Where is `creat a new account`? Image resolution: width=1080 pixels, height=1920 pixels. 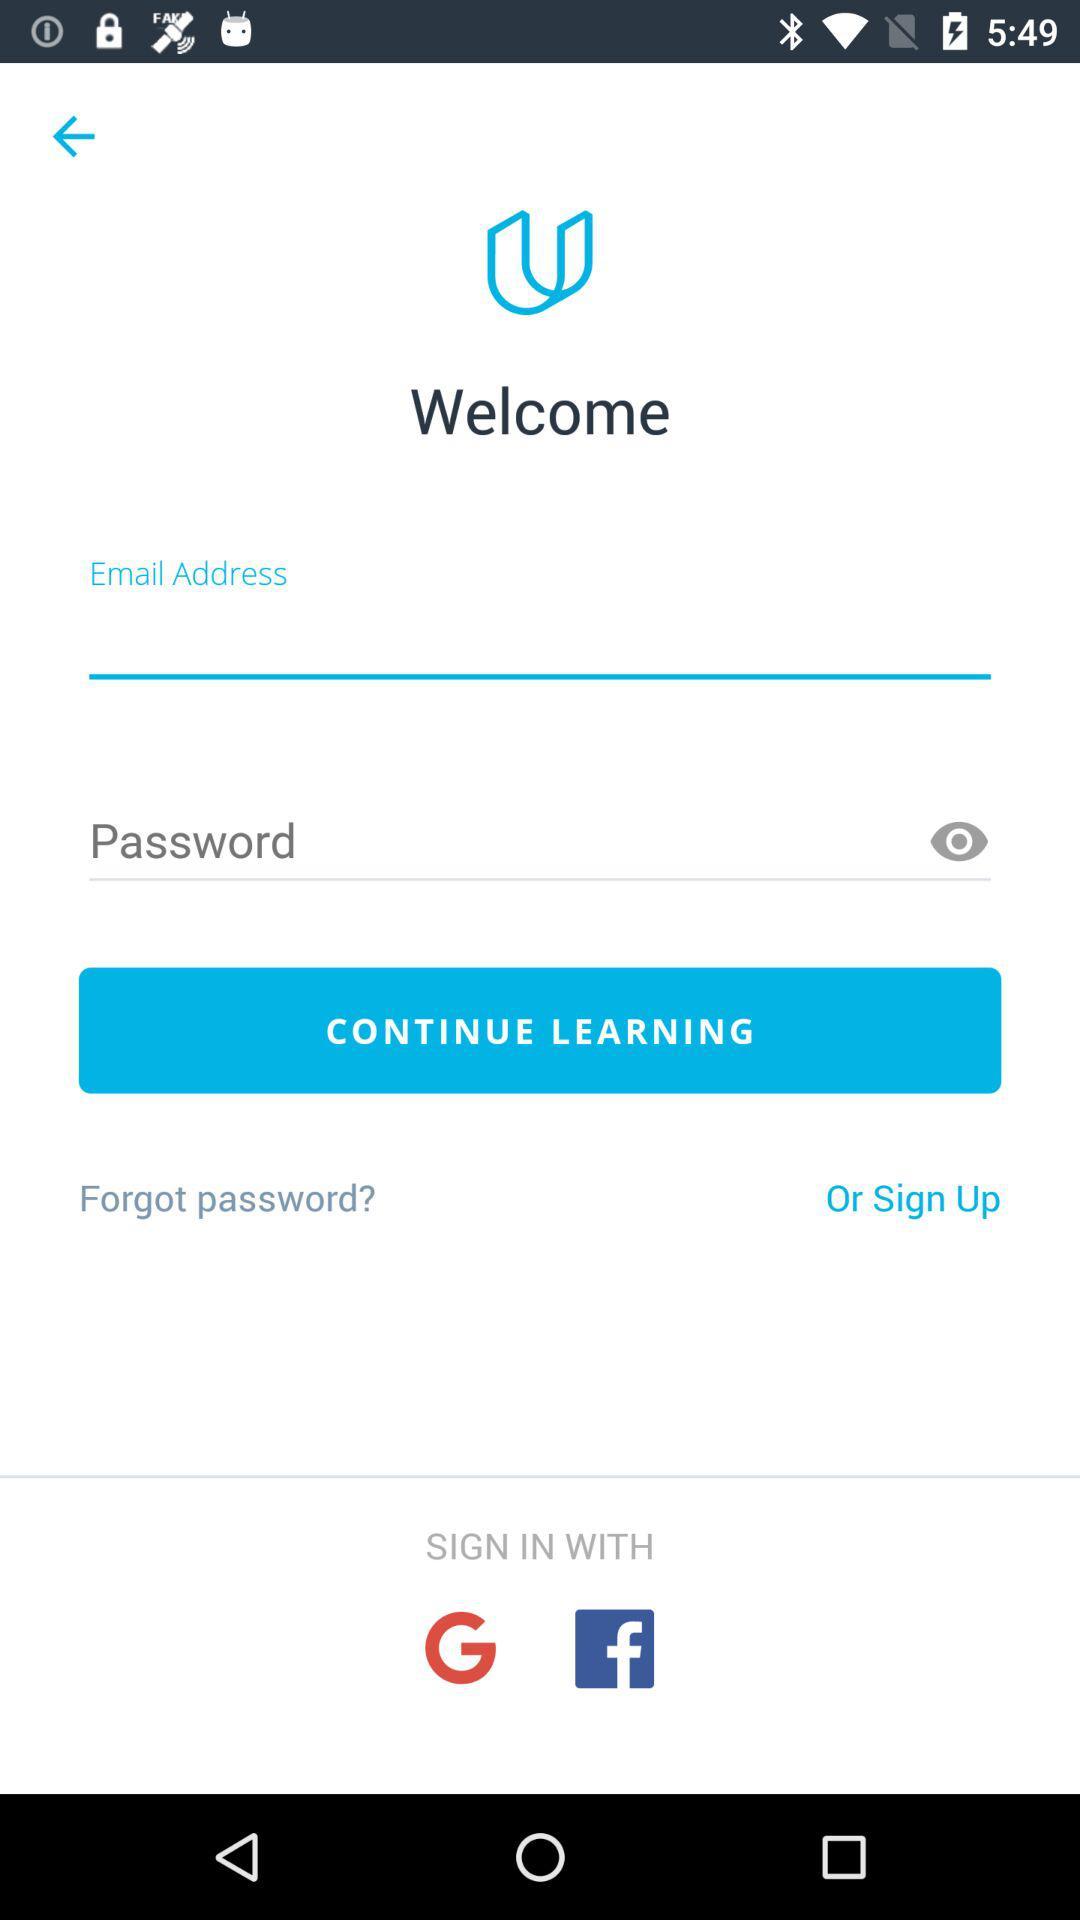
creat a new account is located at coordinates (540, 637).